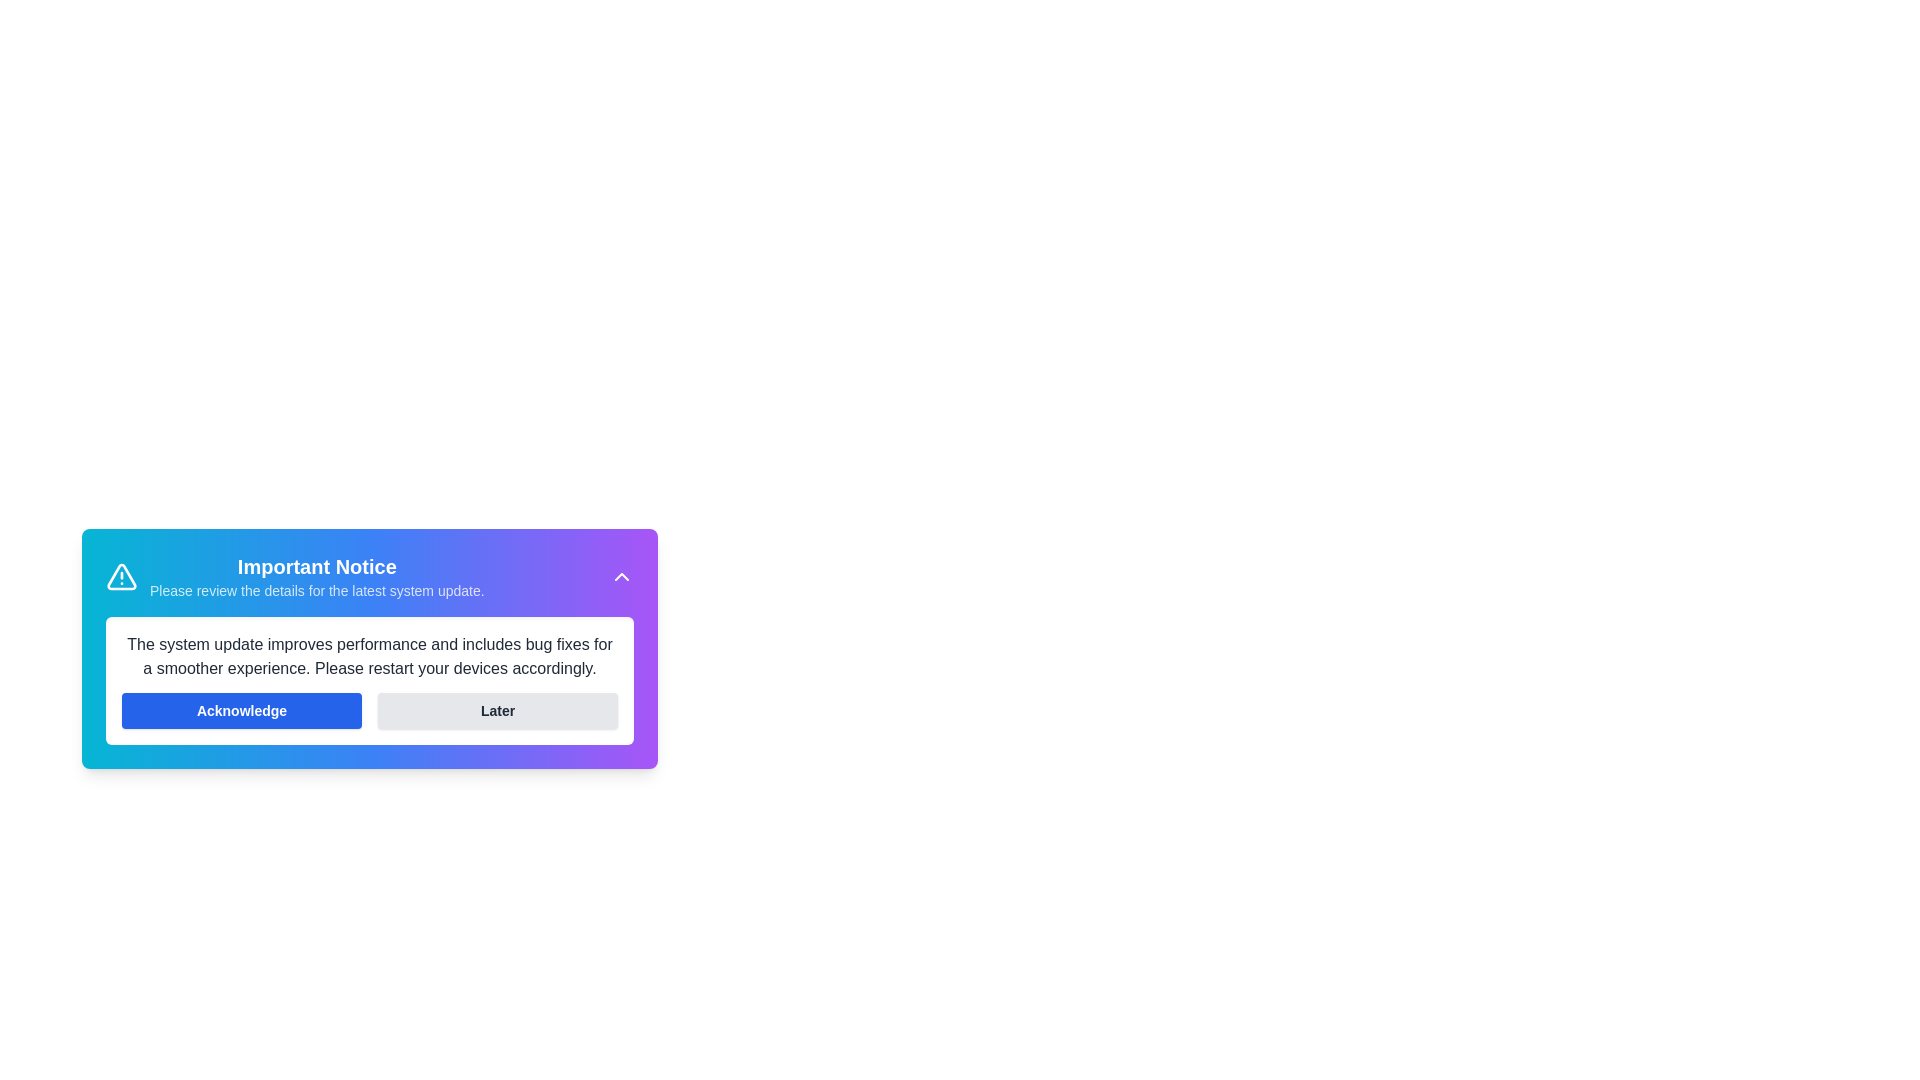 Image resolution: width=1920 pixels, height=1080 pixels. What do you see at coordinates (621, 577) in the screenshot?
I see `the arrow button to toggle the expansion or collapse of the alert details section` at bounding box center [621, 577].